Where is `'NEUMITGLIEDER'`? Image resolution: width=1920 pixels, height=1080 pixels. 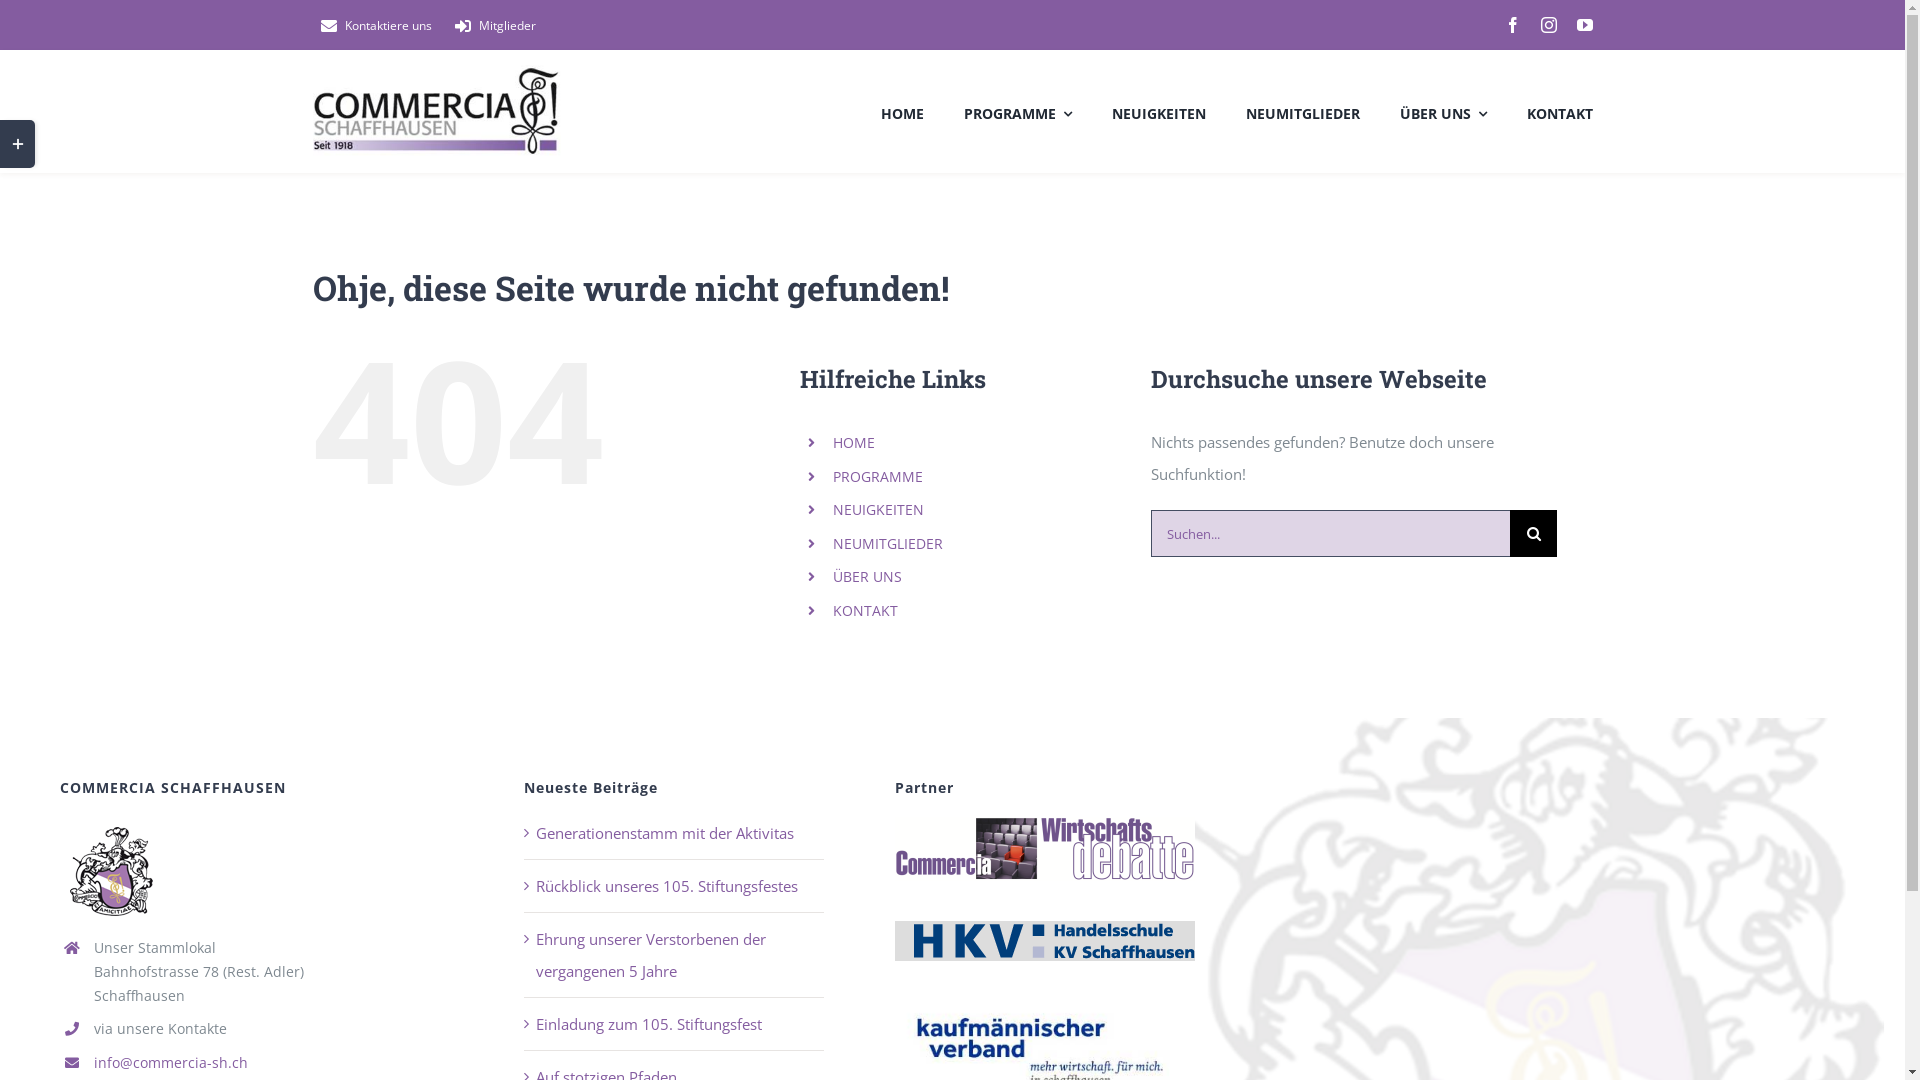
'NEUMITGLIEDER' is located at coordinates (1245, 111).